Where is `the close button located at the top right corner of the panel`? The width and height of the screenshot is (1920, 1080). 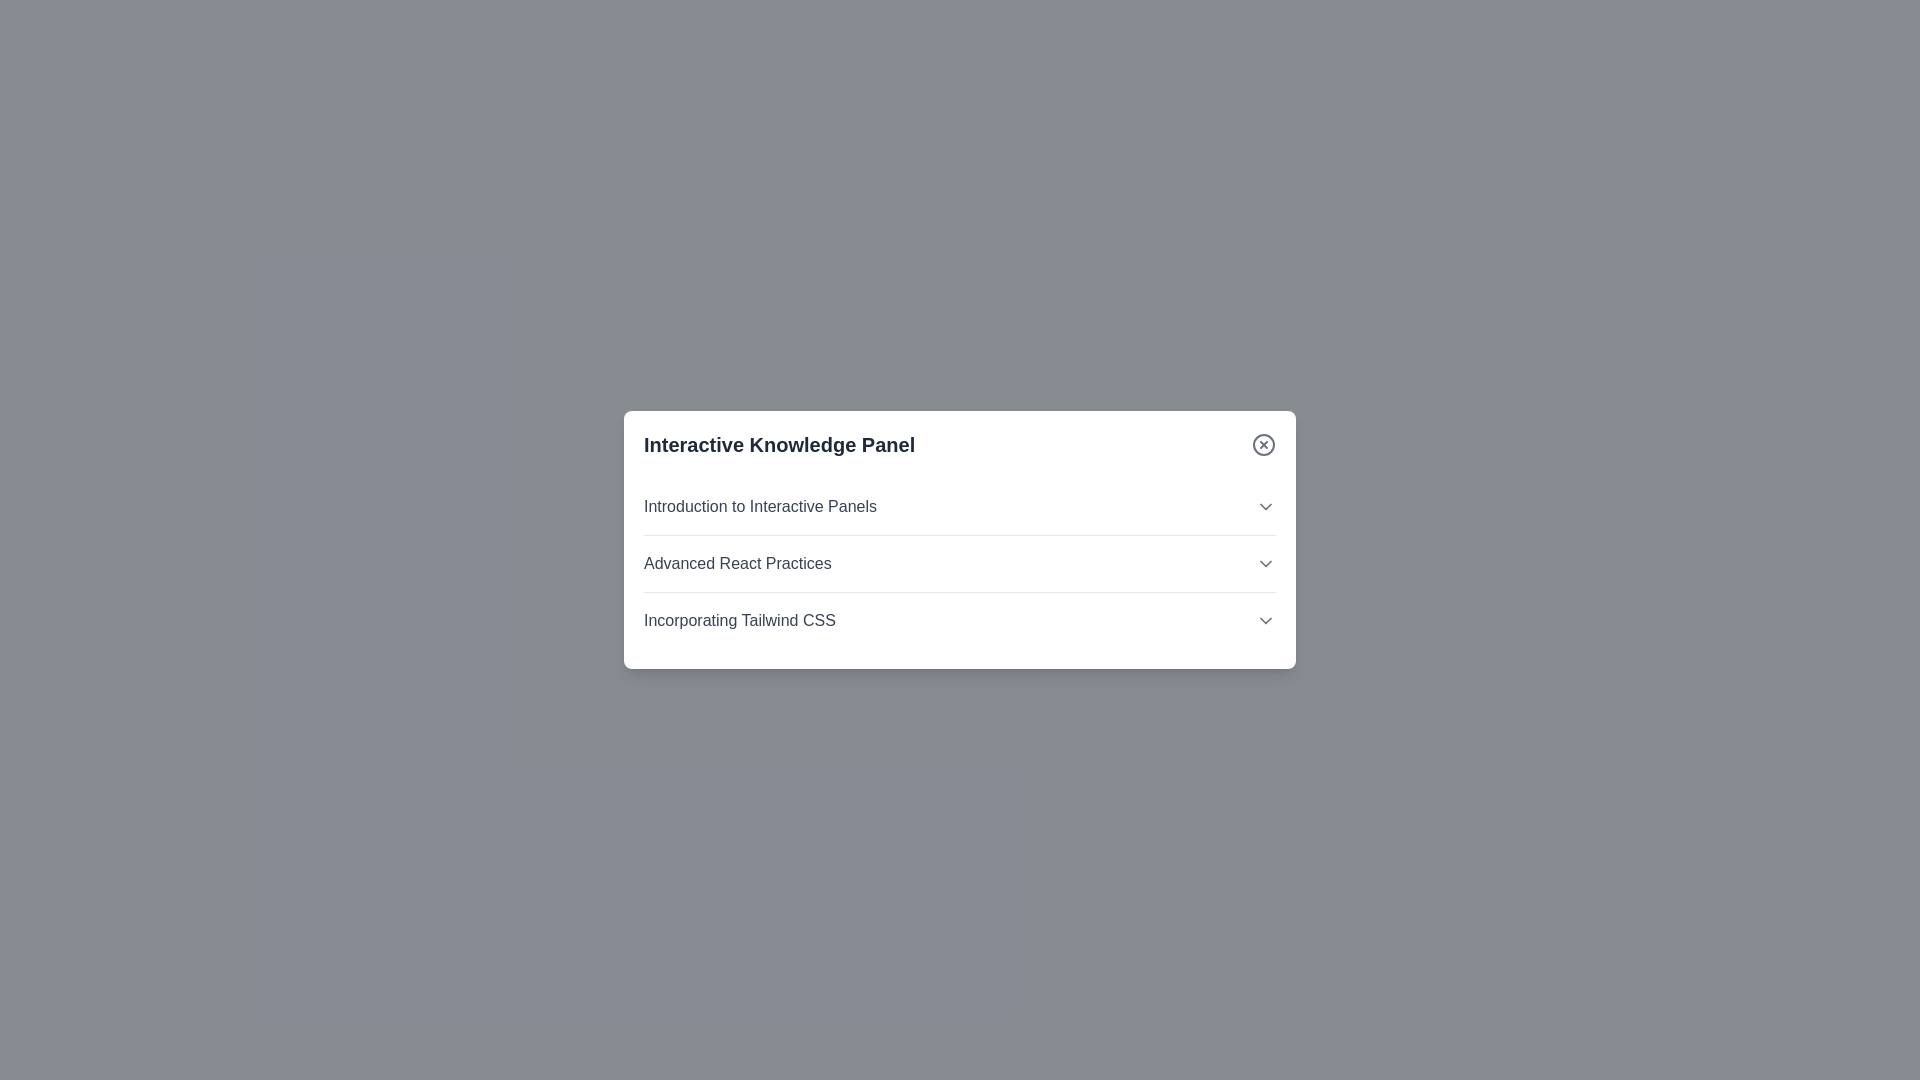
the close button located at the top right corner of the panel is located at coordinates (1262, 443).